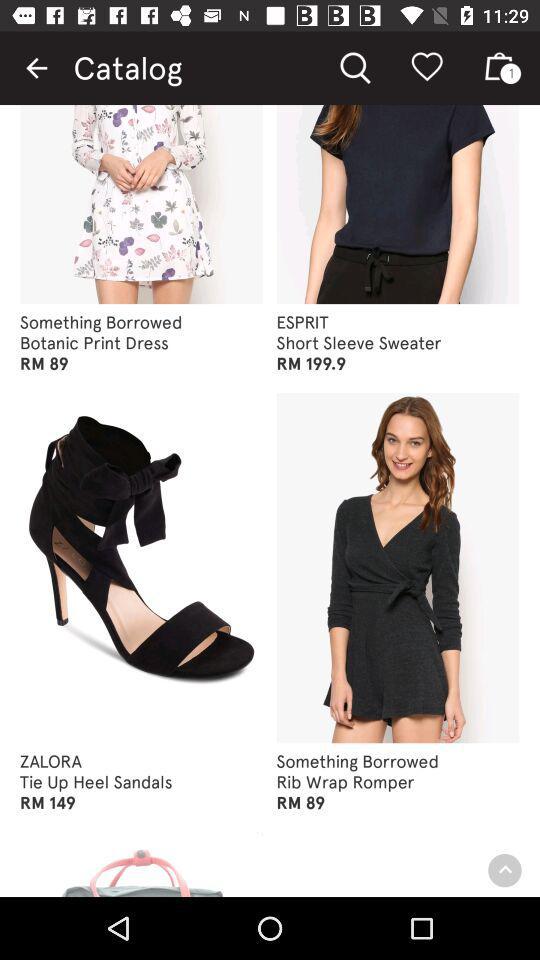  I want to click on item to the left of the catalog, so click(36, 68).